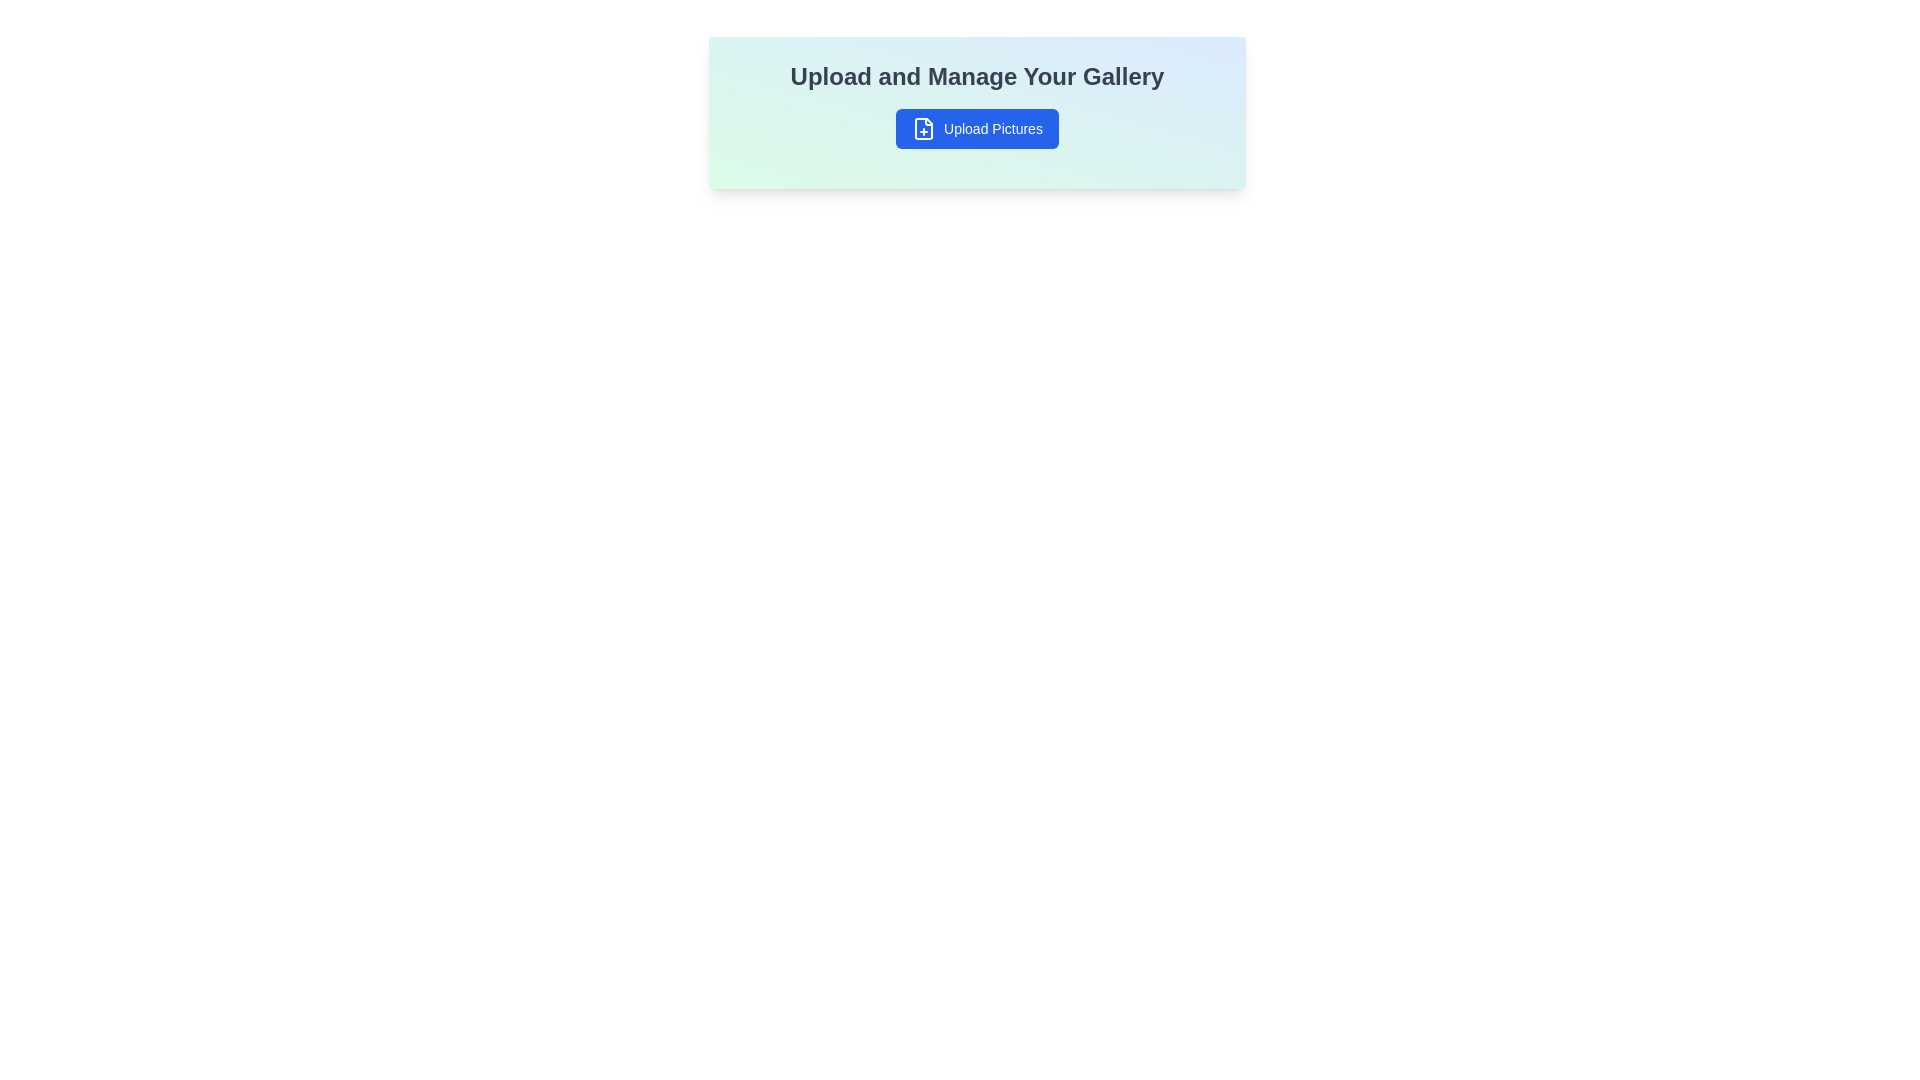  What do you see at coordinates (977, 112) in the screenshot?
I see `the blue button labeled 'Upload Pictures' within the panel that has a gradient background and a heading 'Upload and Manage Your Gallery'` at bounding box center [977, 112].